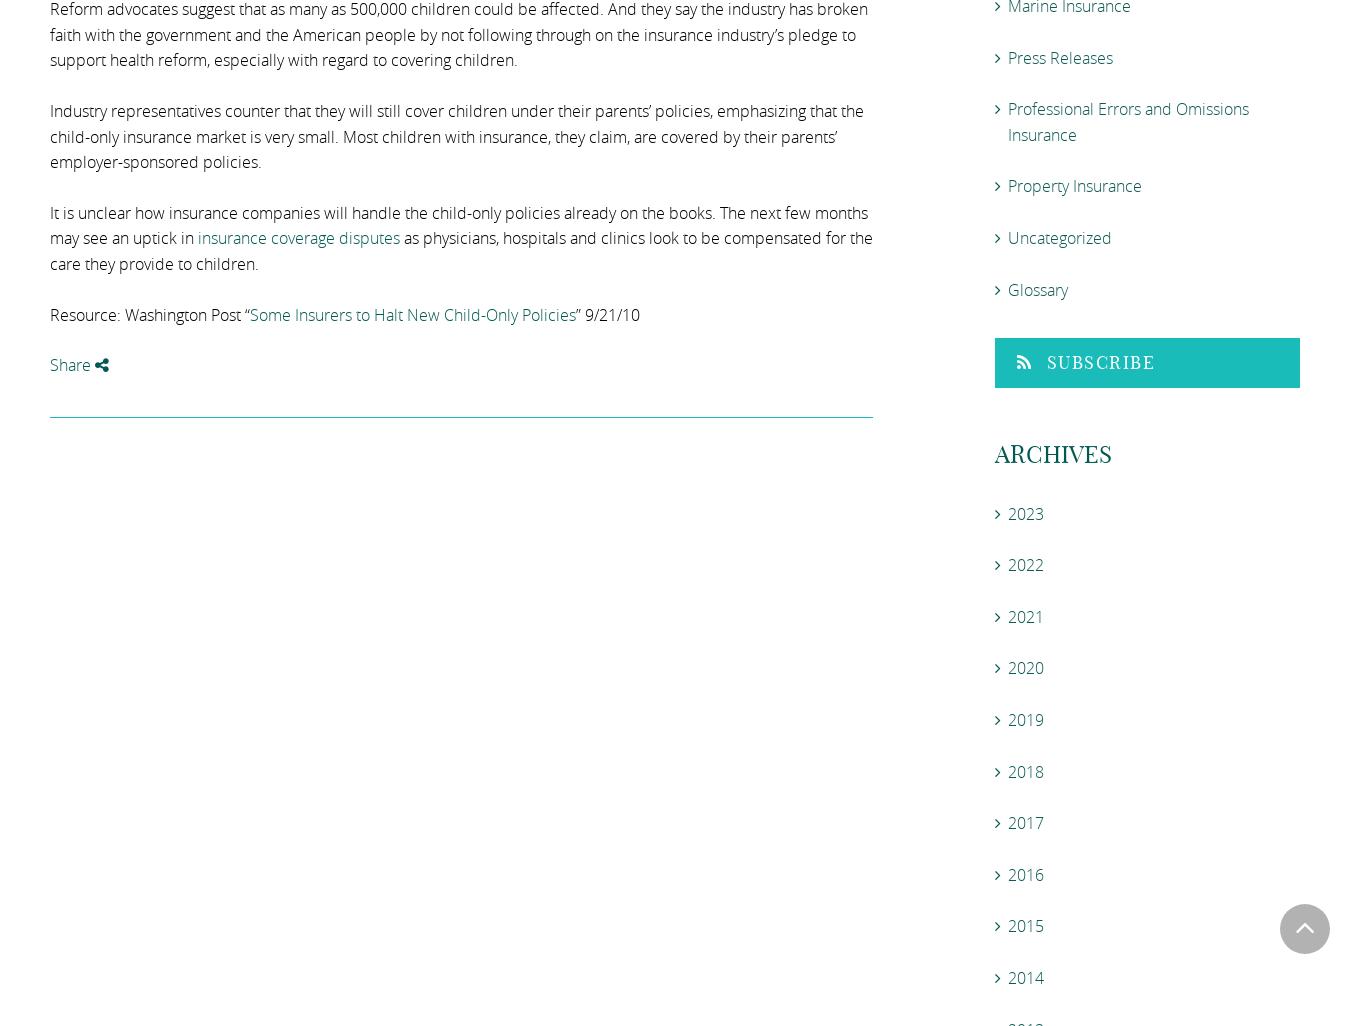 This screenshot has width=1350, height=1026. Describe the element at coordinates (1026, 616) in the screenshot. I see `'2021'` at that location.